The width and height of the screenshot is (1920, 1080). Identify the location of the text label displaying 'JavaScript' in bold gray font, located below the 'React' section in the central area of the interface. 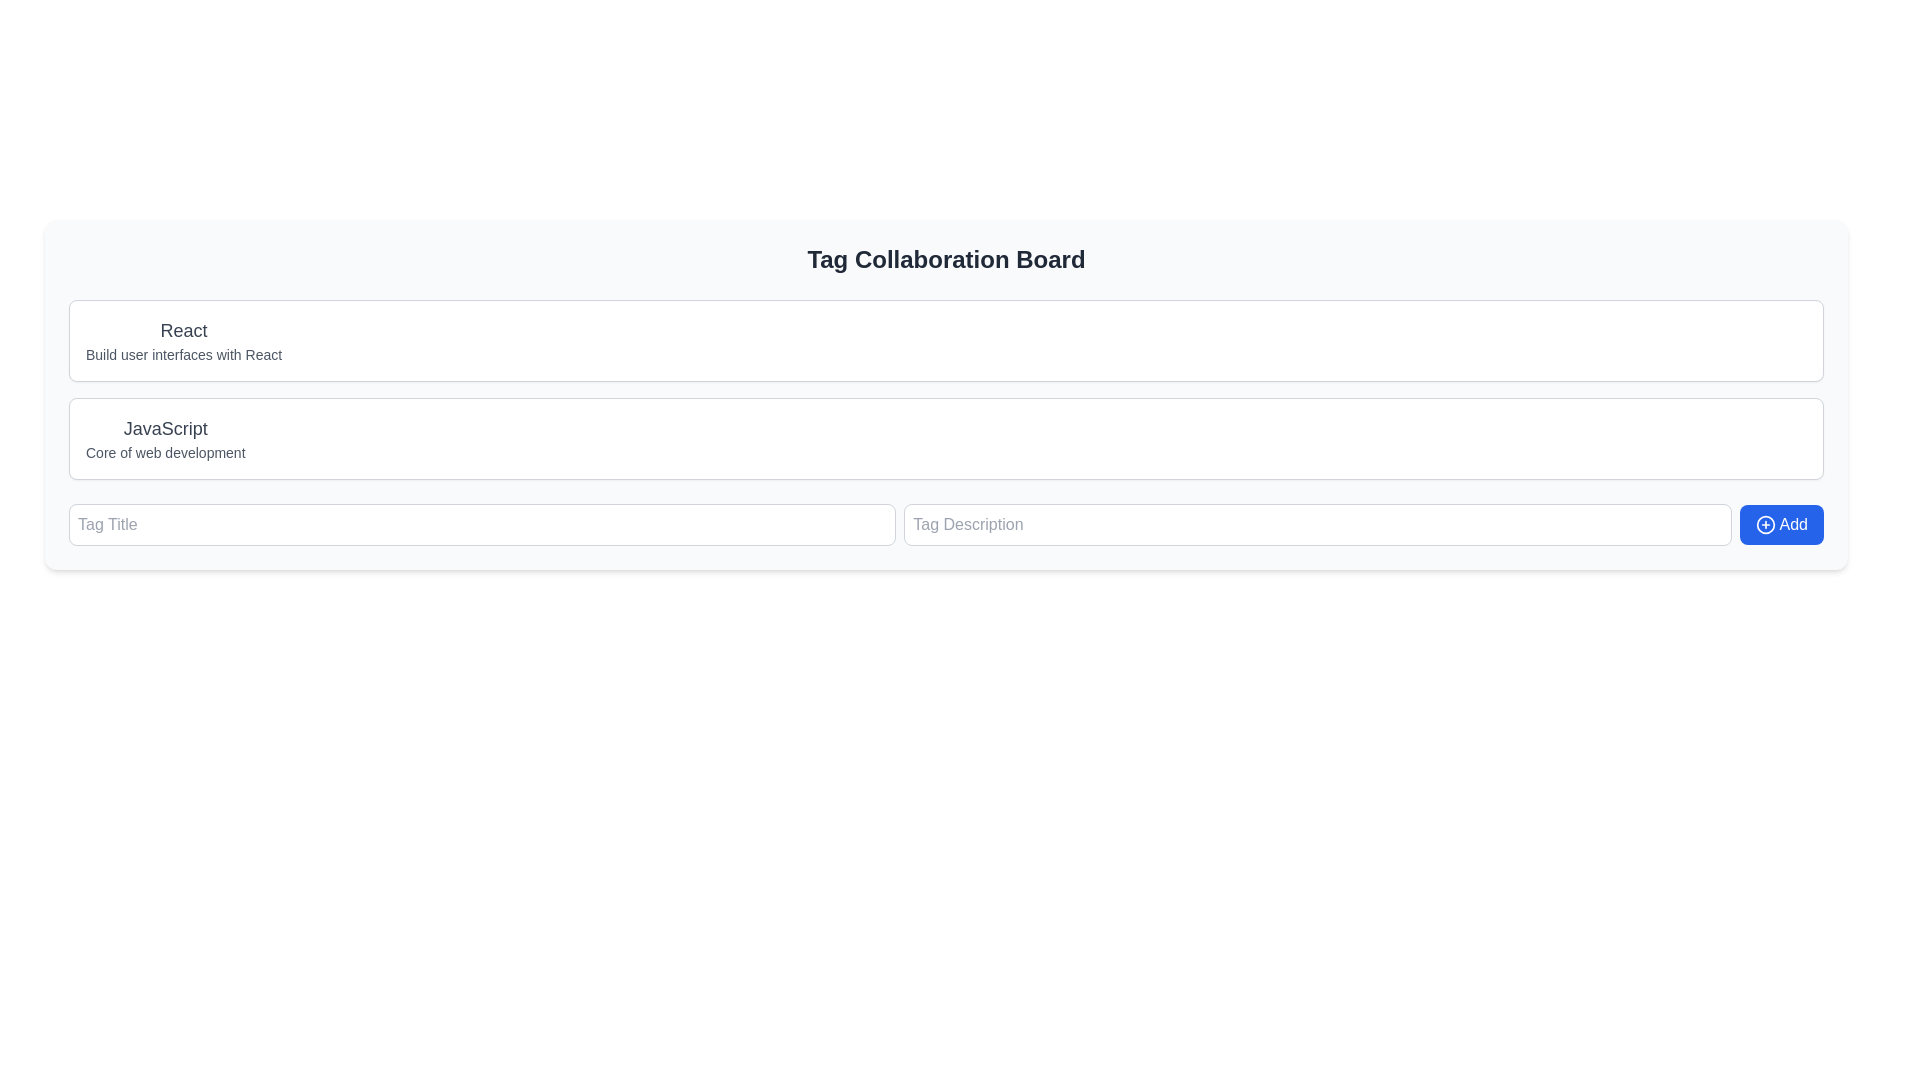
(165, 427).